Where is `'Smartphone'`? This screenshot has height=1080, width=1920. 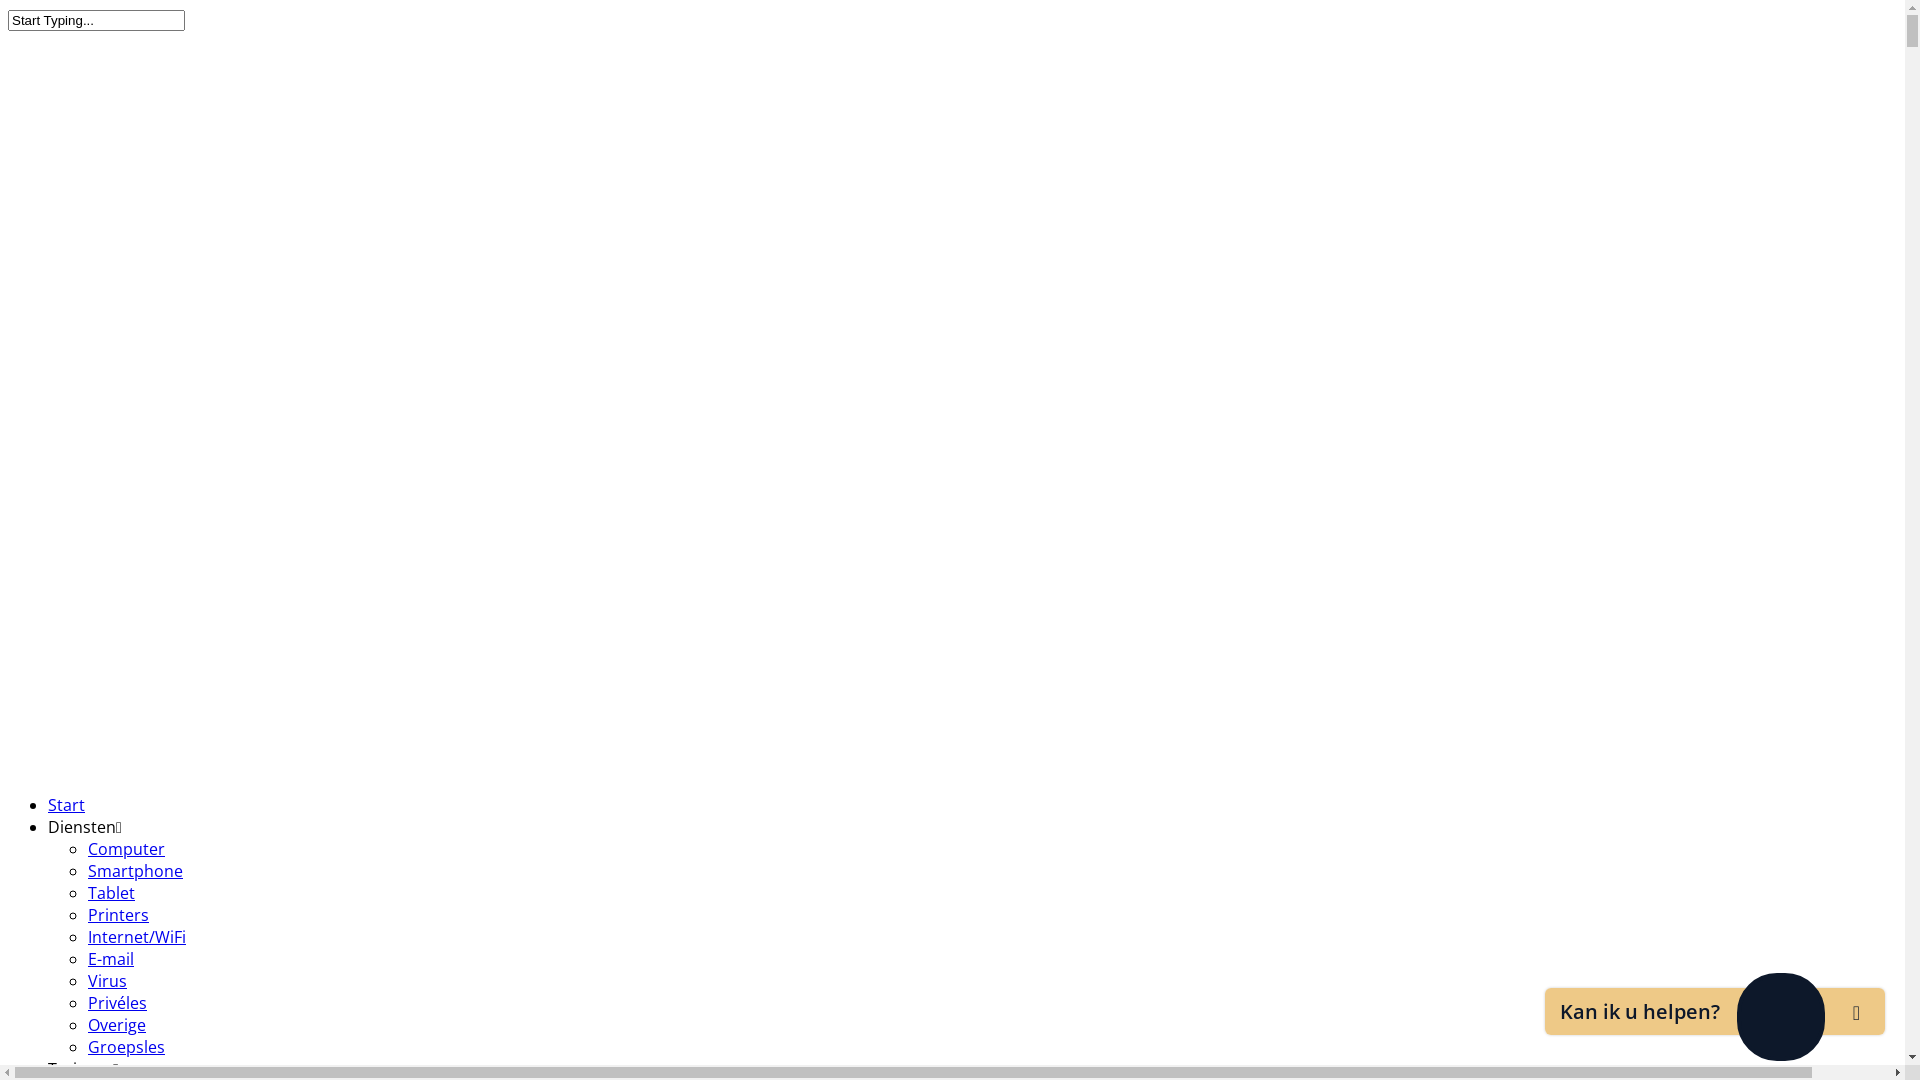
'Smartphone' is located at coordinates (86, 870).